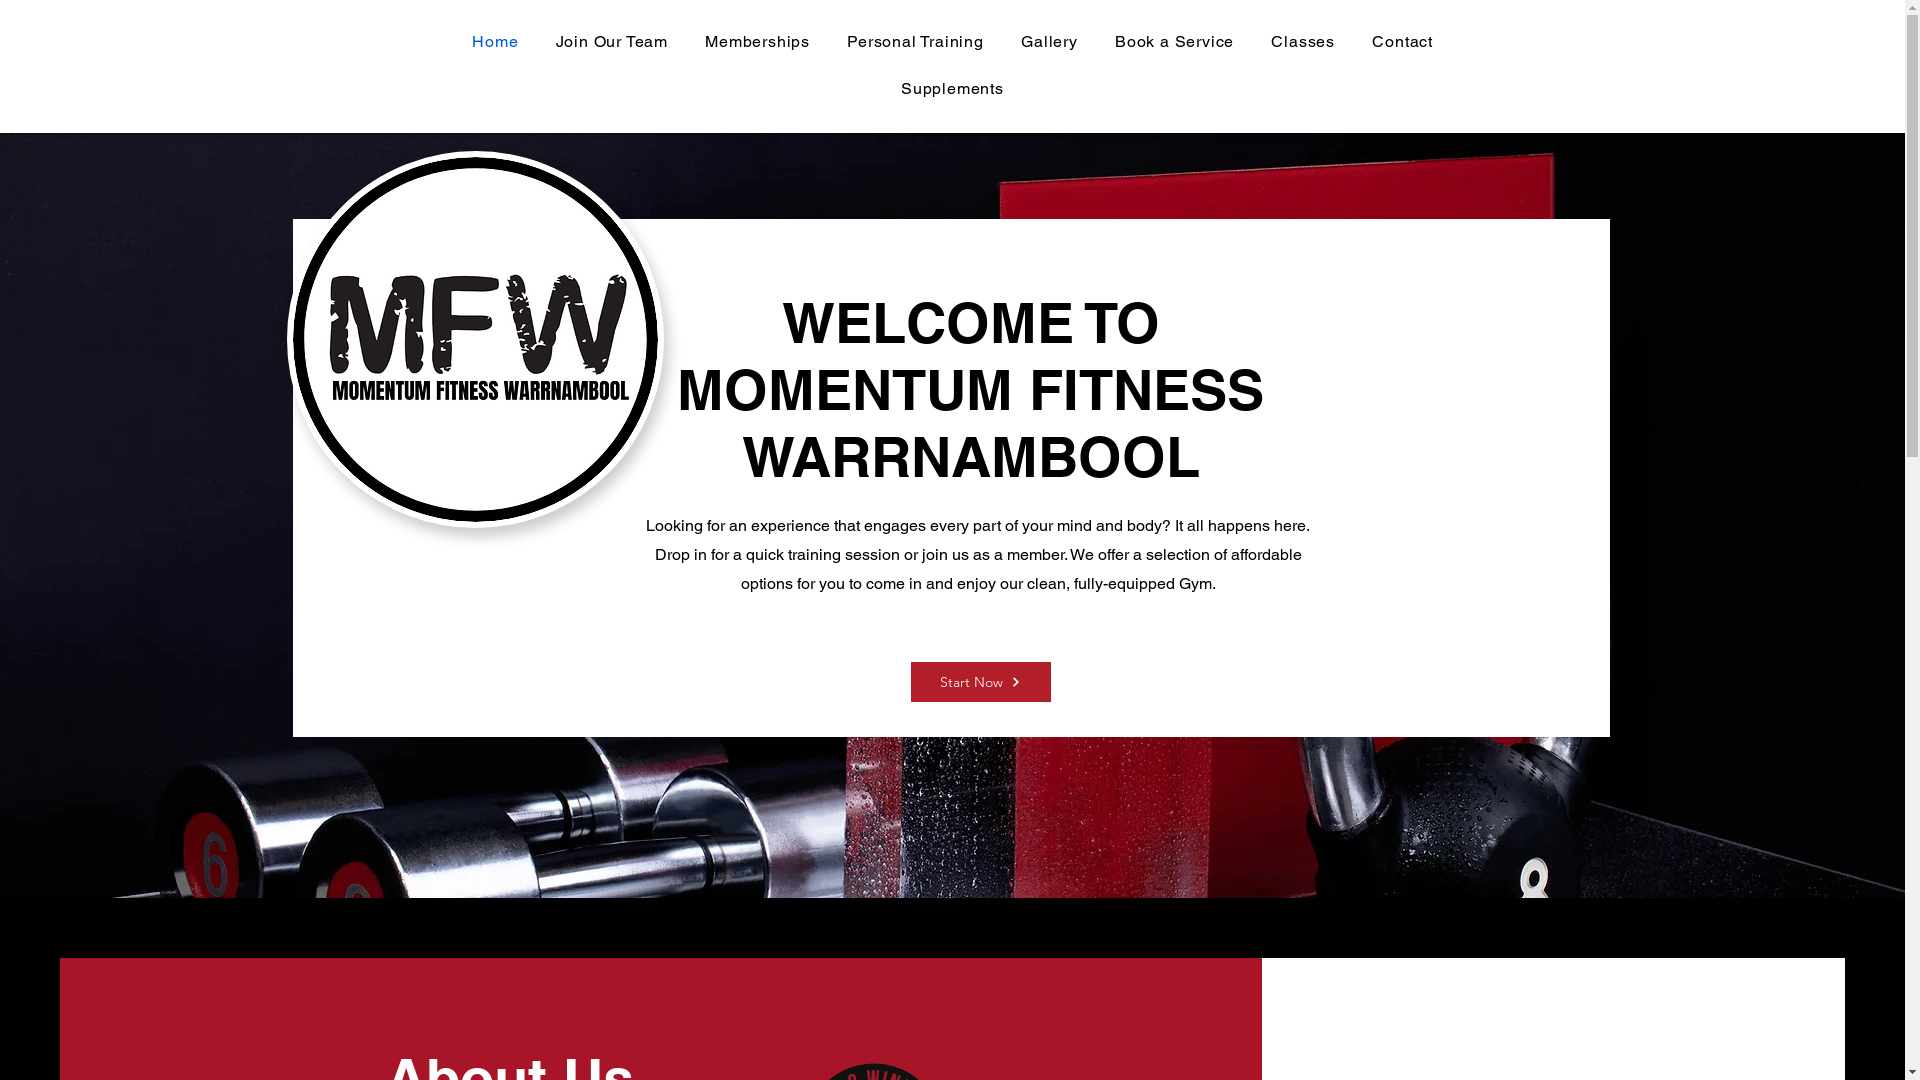 Image resolution: width=1920 pixels, height=1080 pixels. Describe the element at coordinates (691, 41) in the screenshot. I see `'Memberships'` at that location.